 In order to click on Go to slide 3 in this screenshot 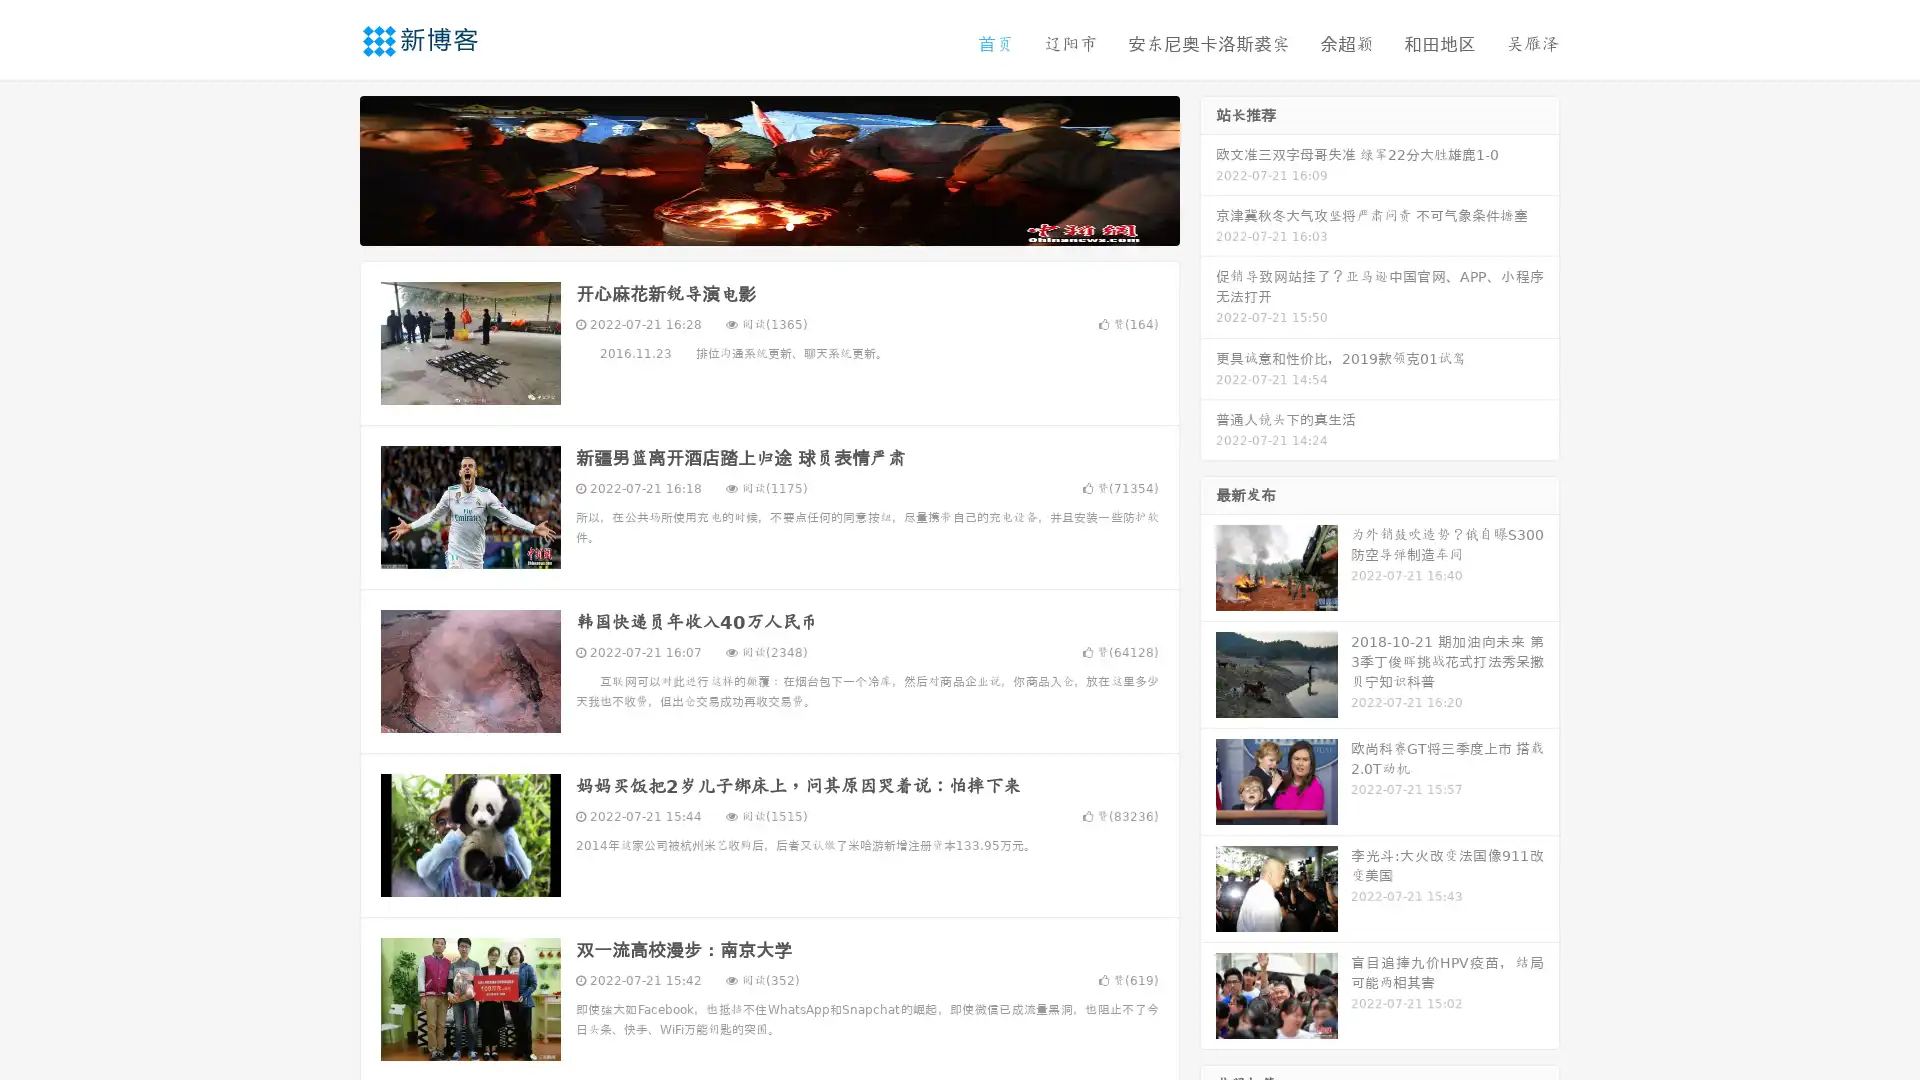, I will do `click(789, 225)`.